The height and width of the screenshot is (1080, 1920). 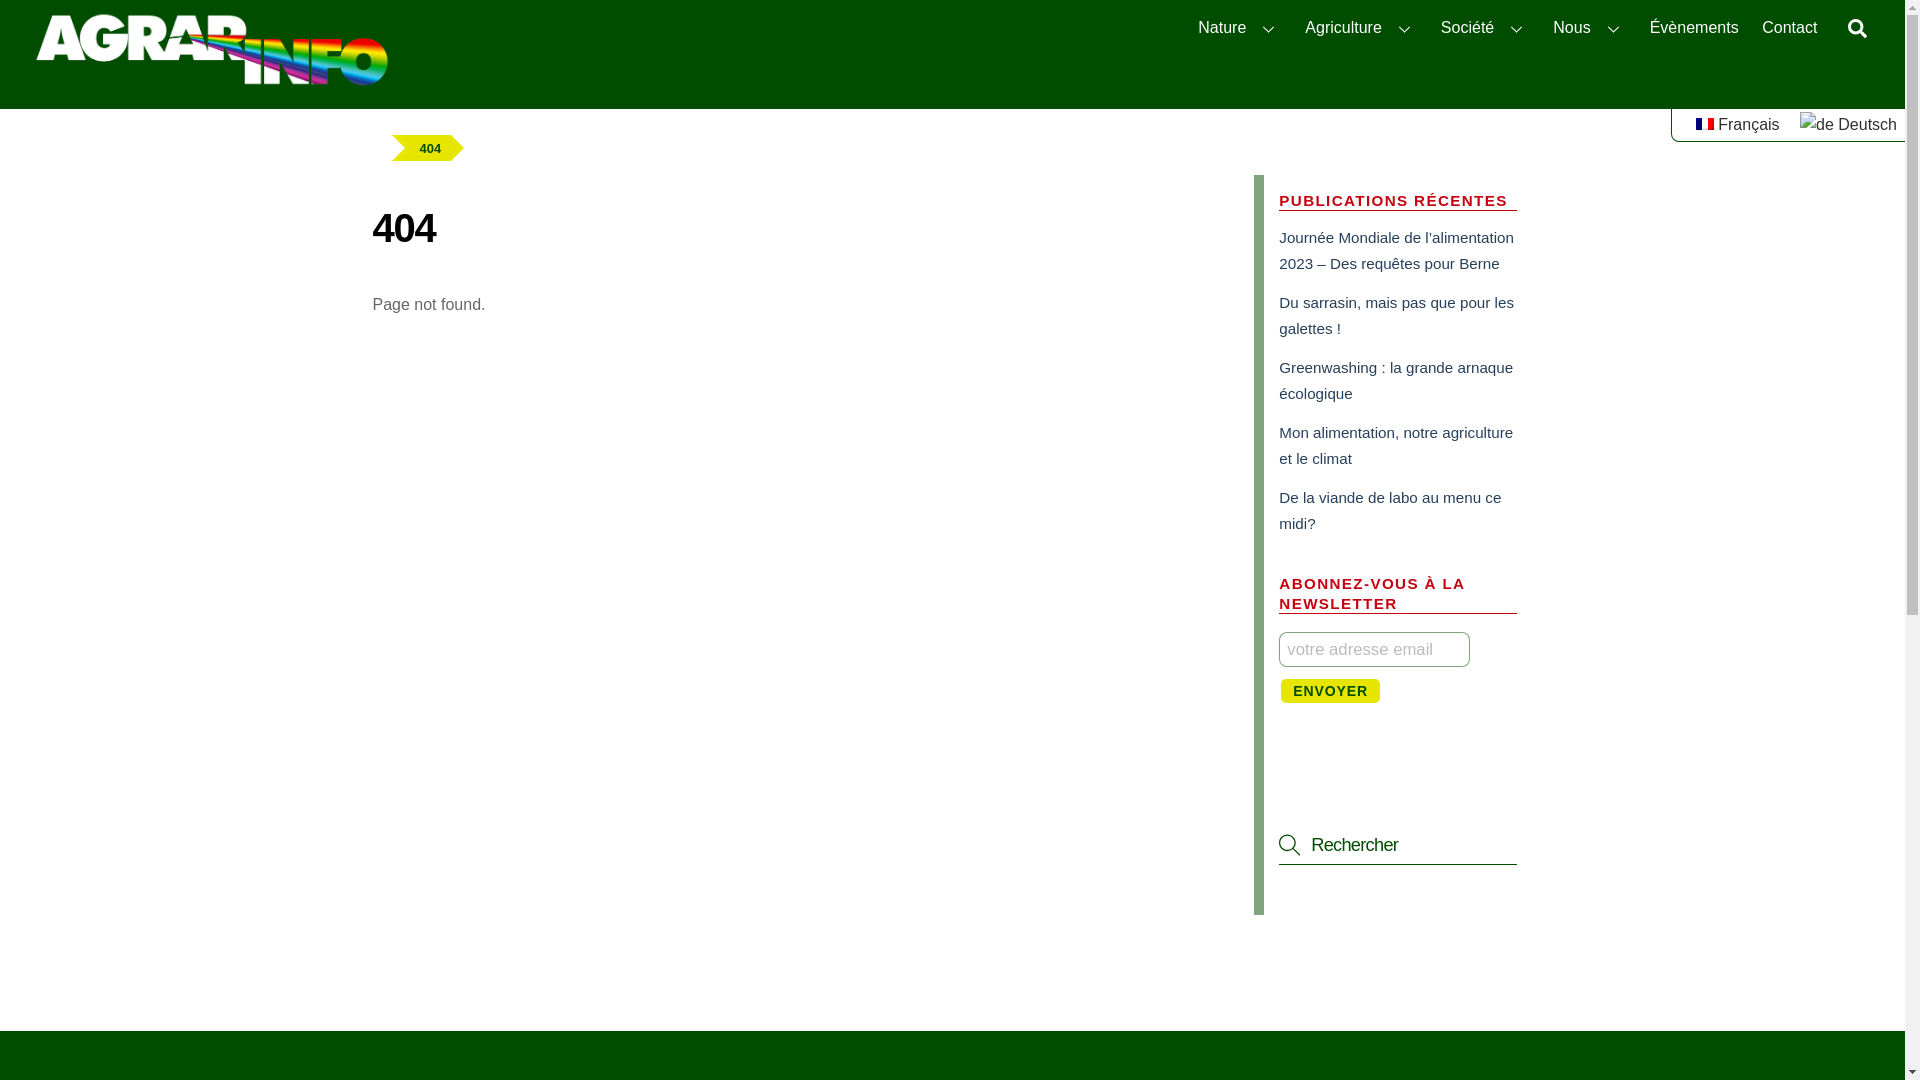 I want to click on 'agrarinfo_logo_RGBneg', so click(x=211, y=49).